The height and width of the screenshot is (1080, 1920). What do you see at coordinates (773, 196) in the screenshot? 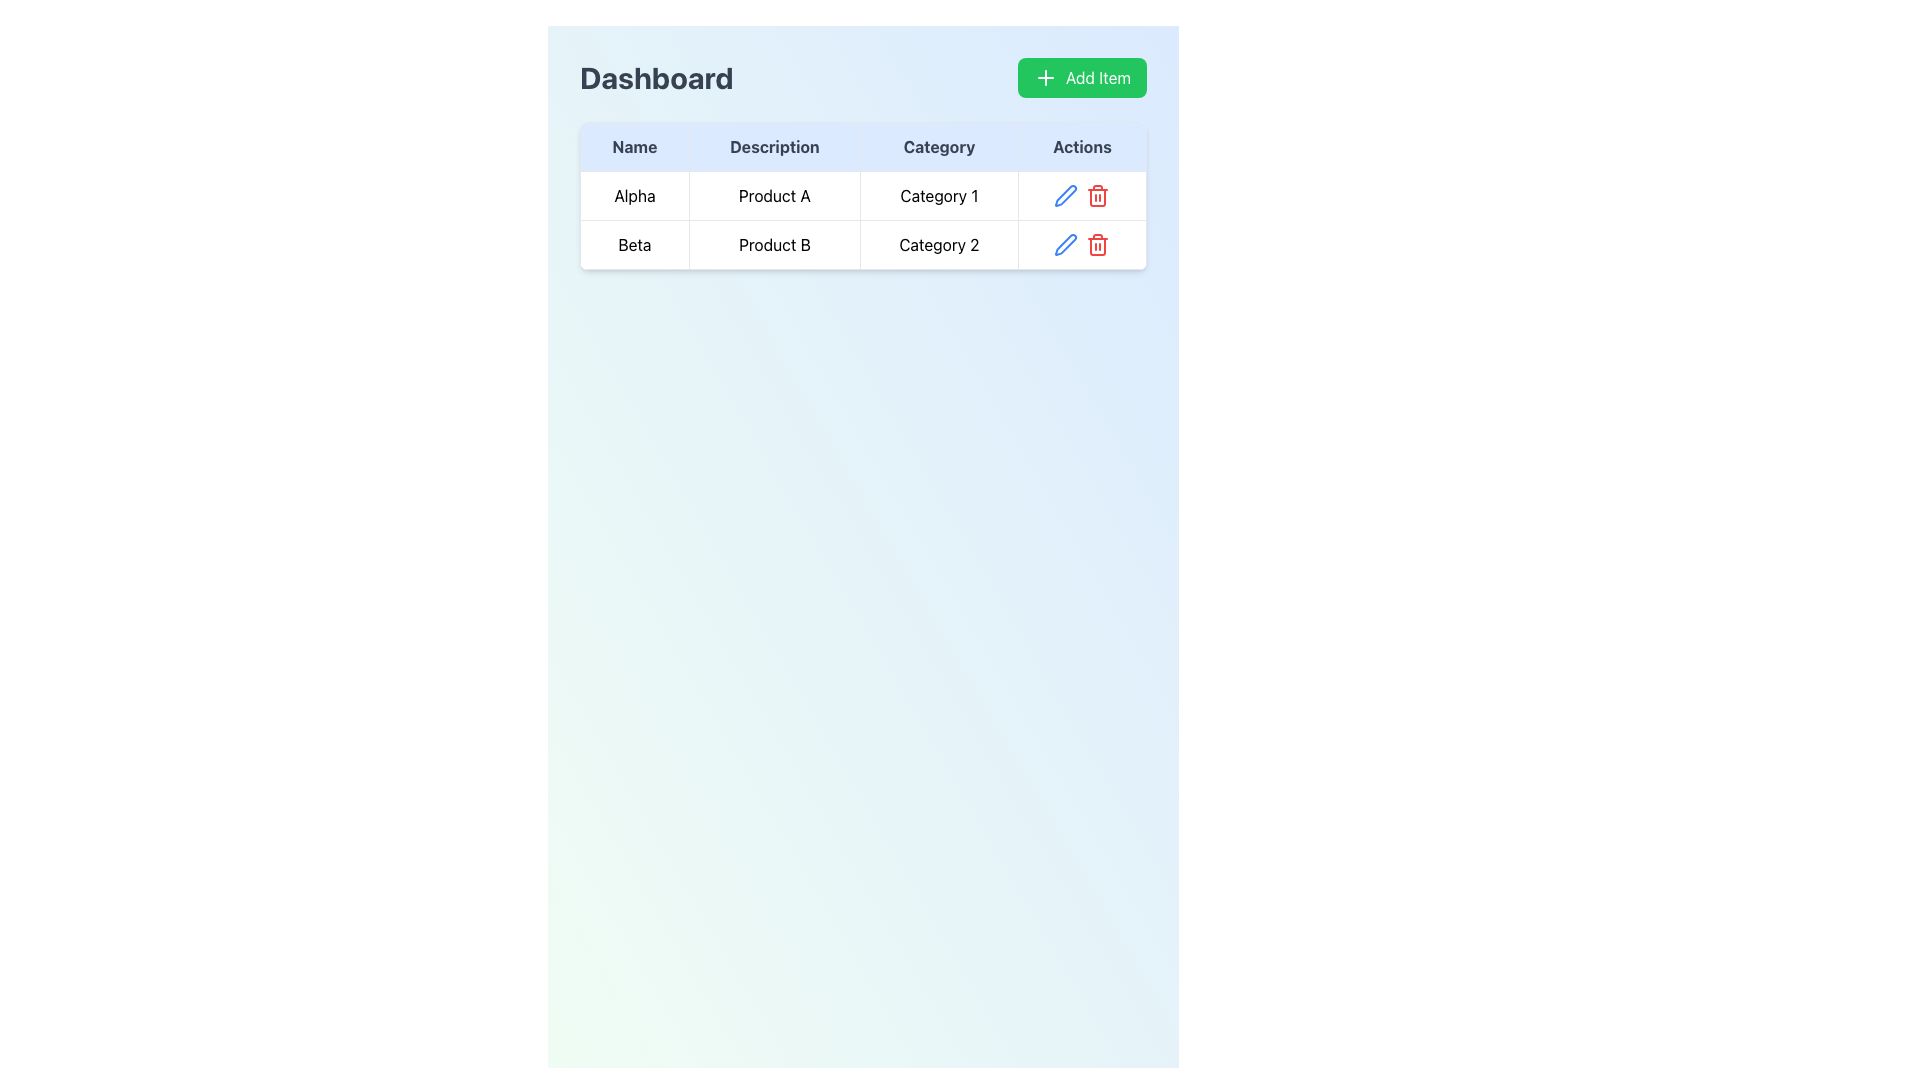
I see `text content of the Text Label located in the second column of the first row of a table-like structure` at bounding box center [773, 196].